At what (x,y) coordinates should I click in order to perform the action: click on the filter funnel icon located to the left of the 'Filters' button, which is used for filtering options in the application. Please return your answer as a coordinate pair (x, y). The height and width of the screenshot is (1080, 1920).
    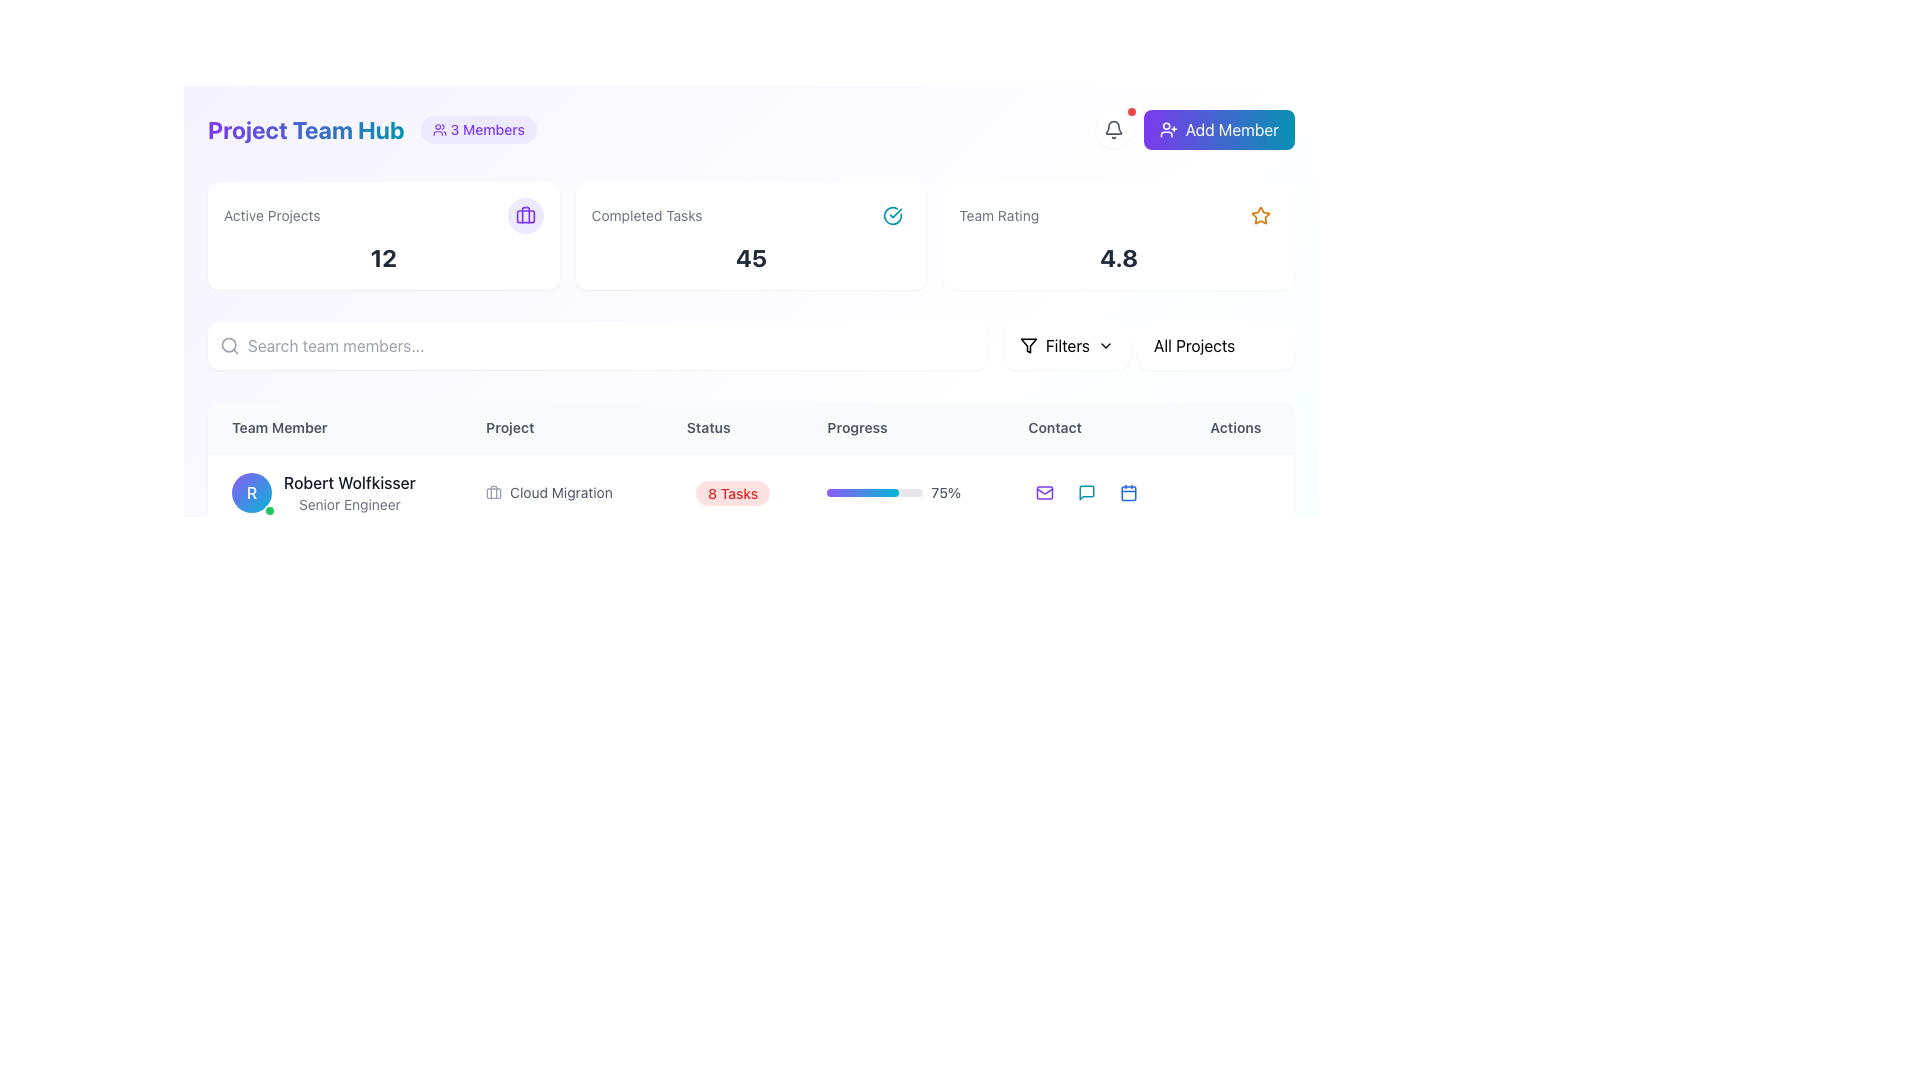
    Looking at the image, I should click on (1028, 345).